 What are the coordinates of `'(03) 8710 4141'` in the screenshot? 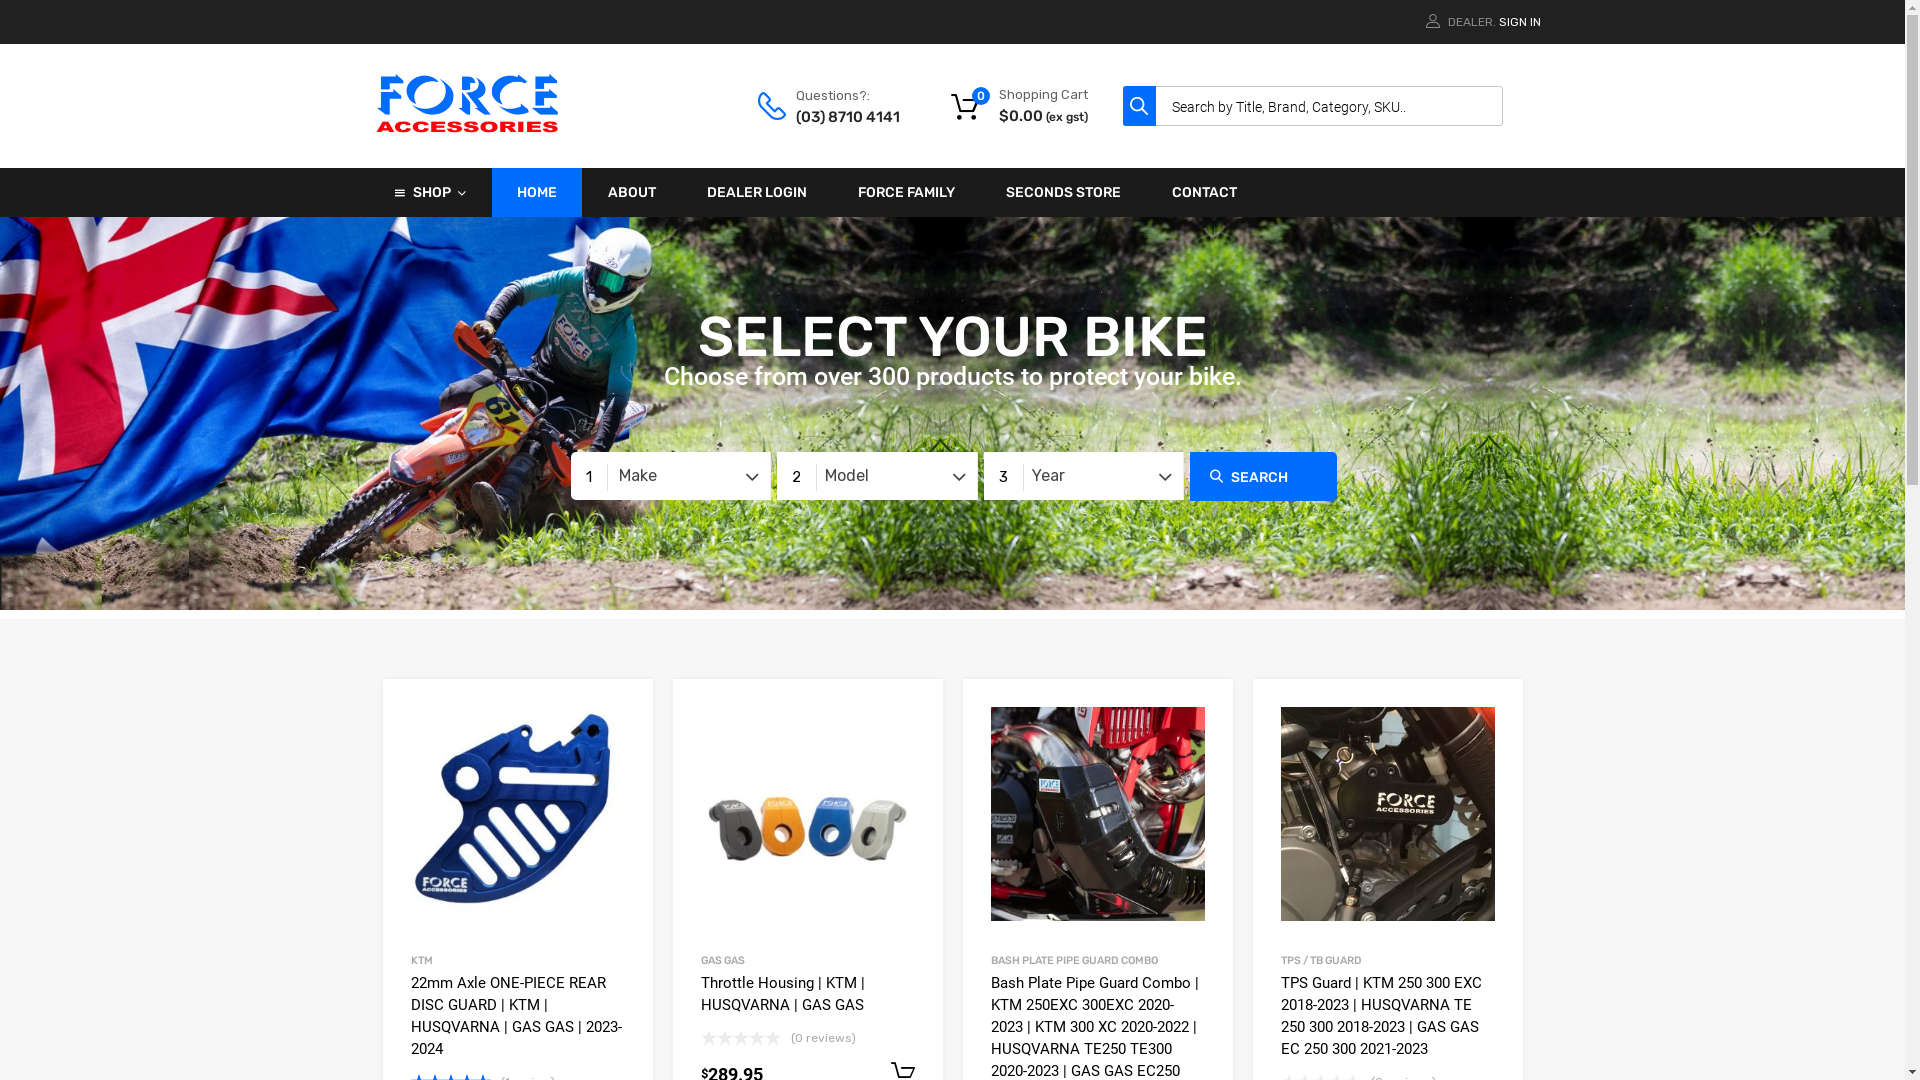 It's located at (844, 117).